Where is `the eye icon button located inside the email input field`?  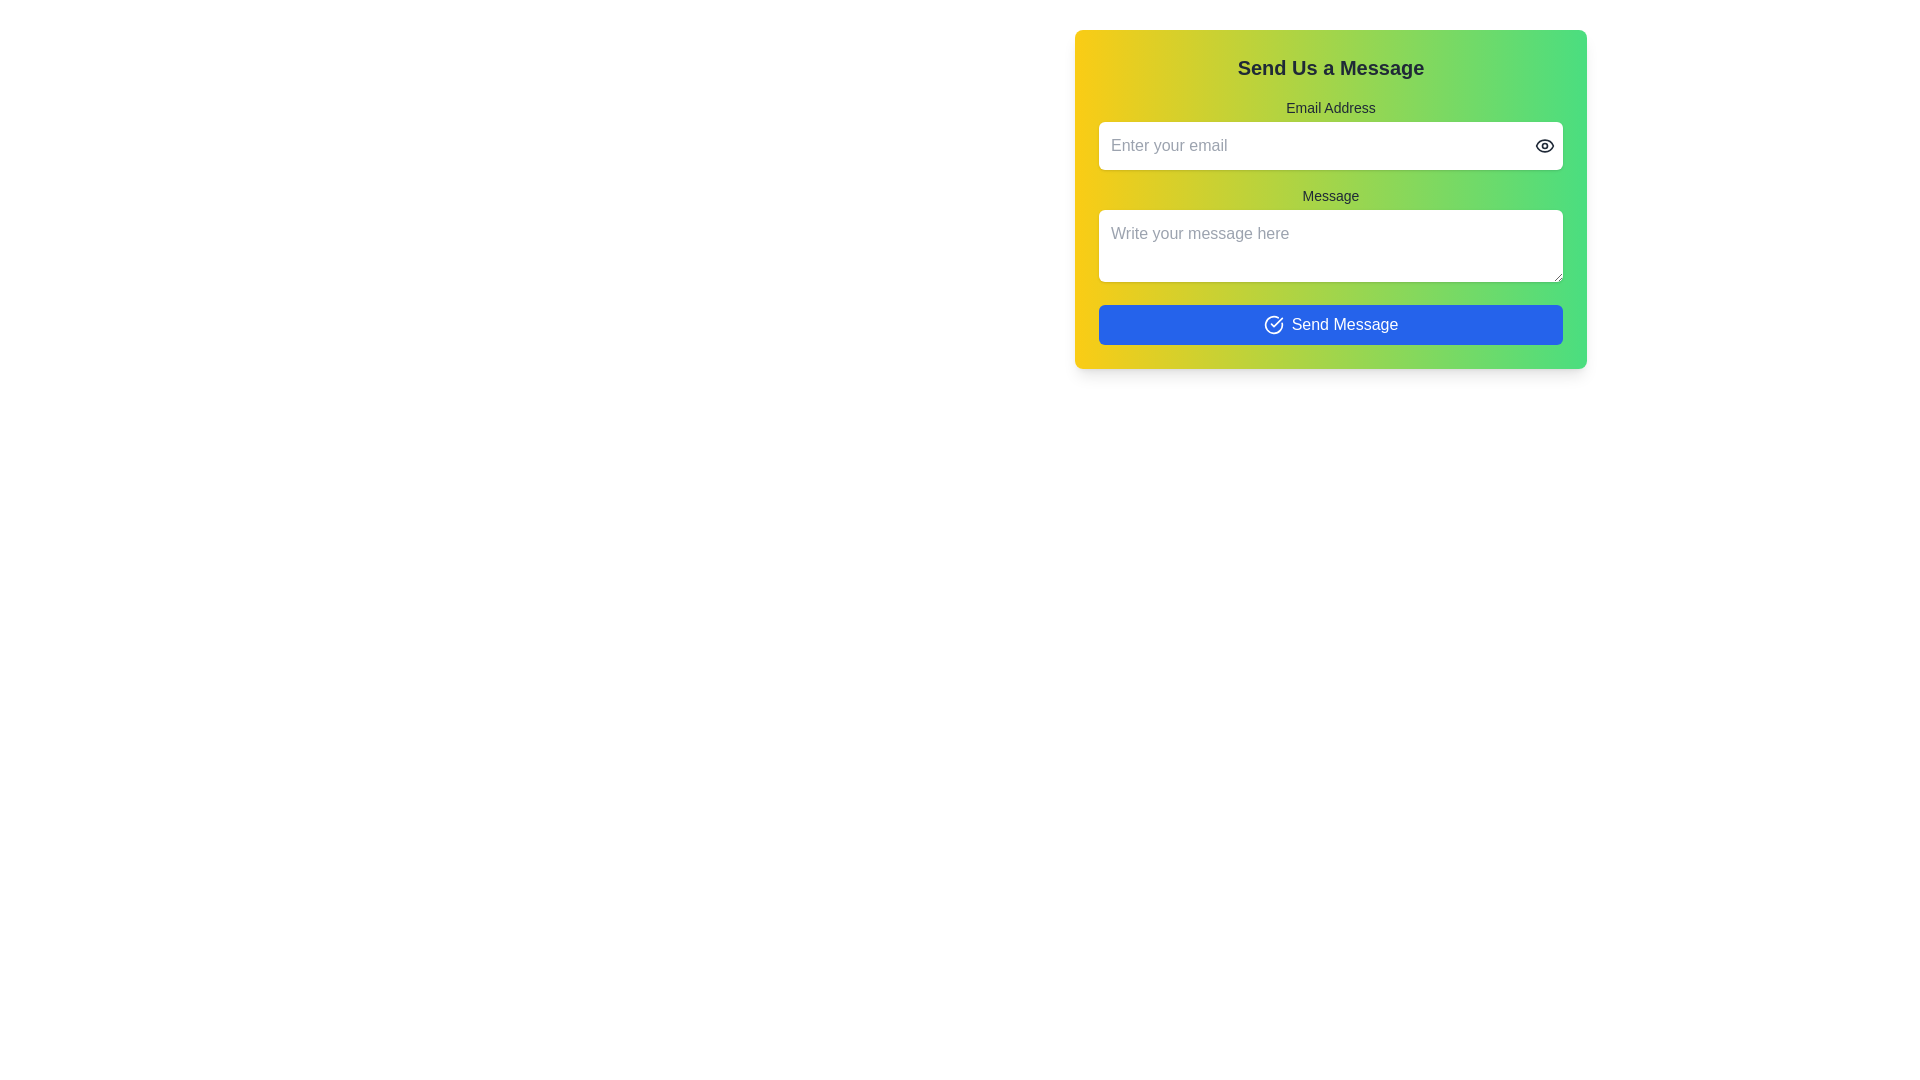
the eye icon button located inside the email input field is located at coordinates (1544, 145).